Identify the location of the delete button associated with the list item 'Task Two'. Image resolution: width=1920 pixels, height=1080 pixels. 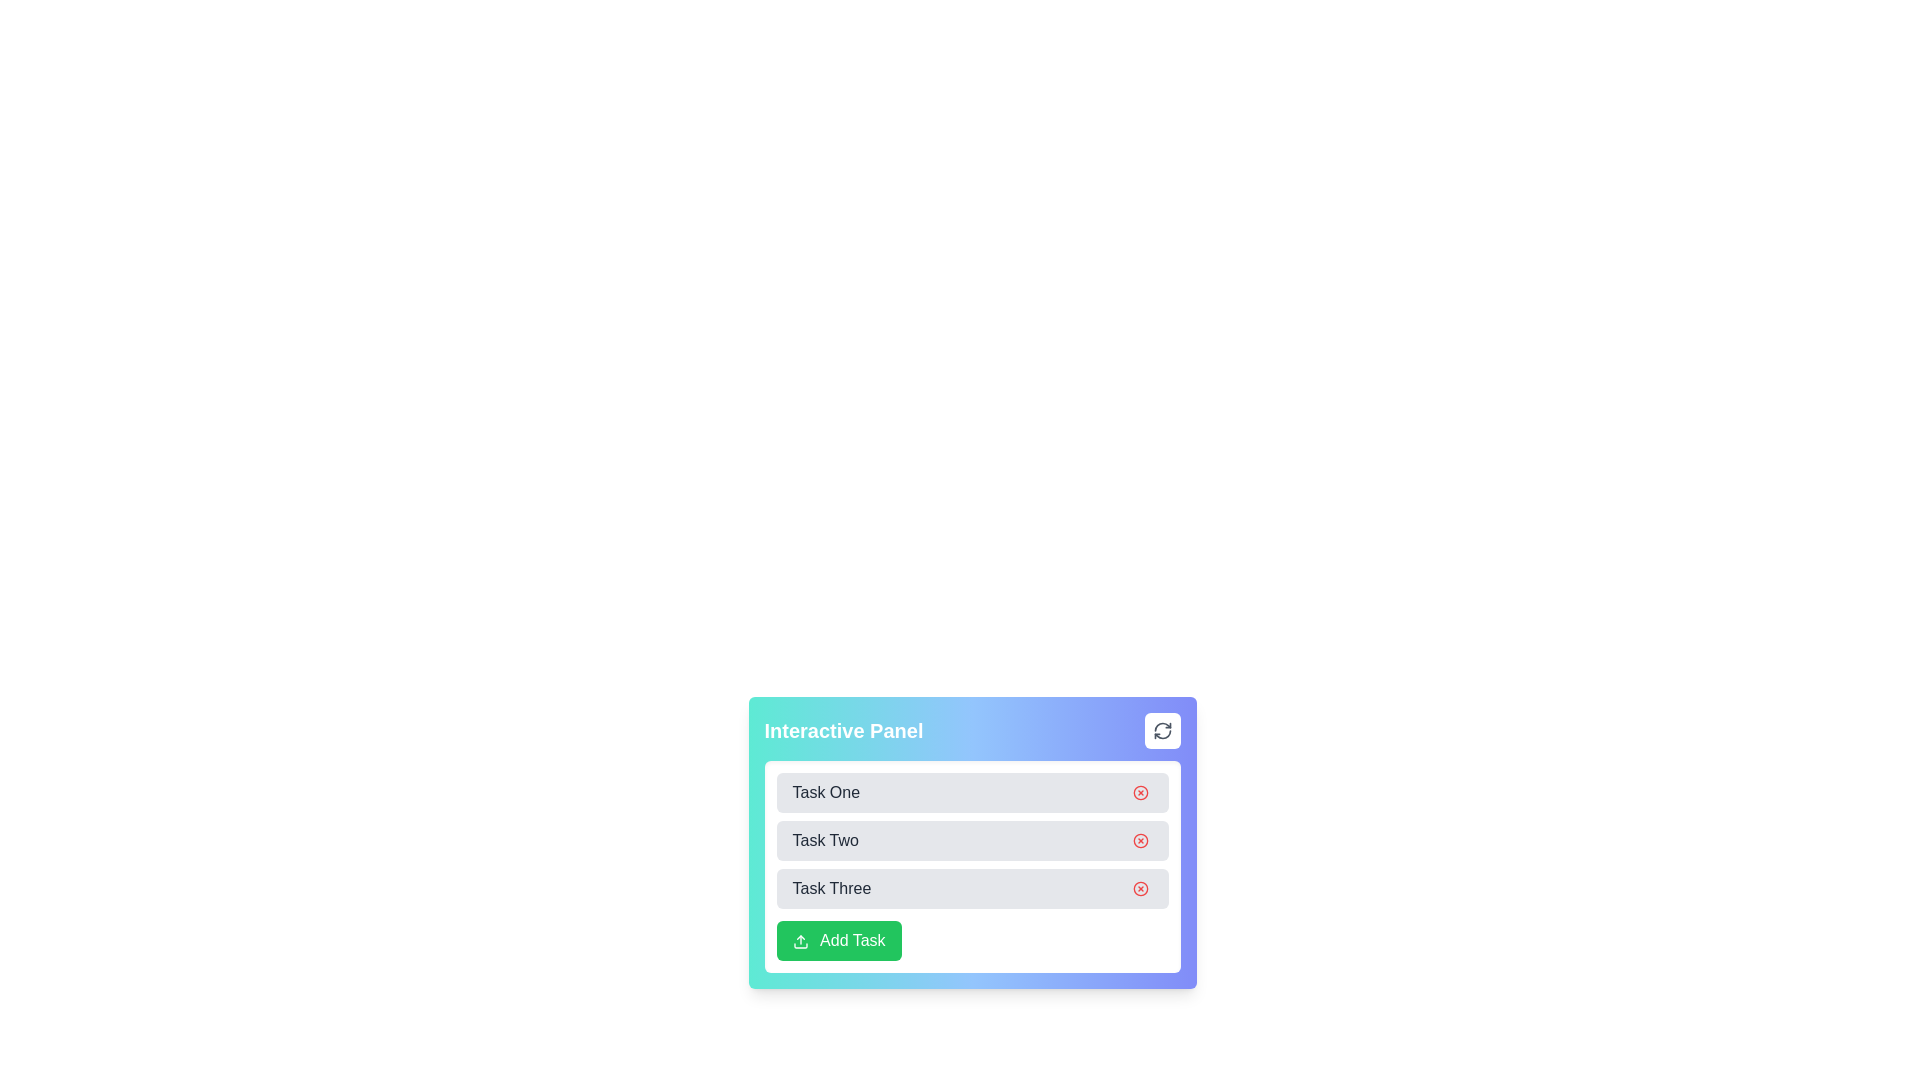
(1140, 840).